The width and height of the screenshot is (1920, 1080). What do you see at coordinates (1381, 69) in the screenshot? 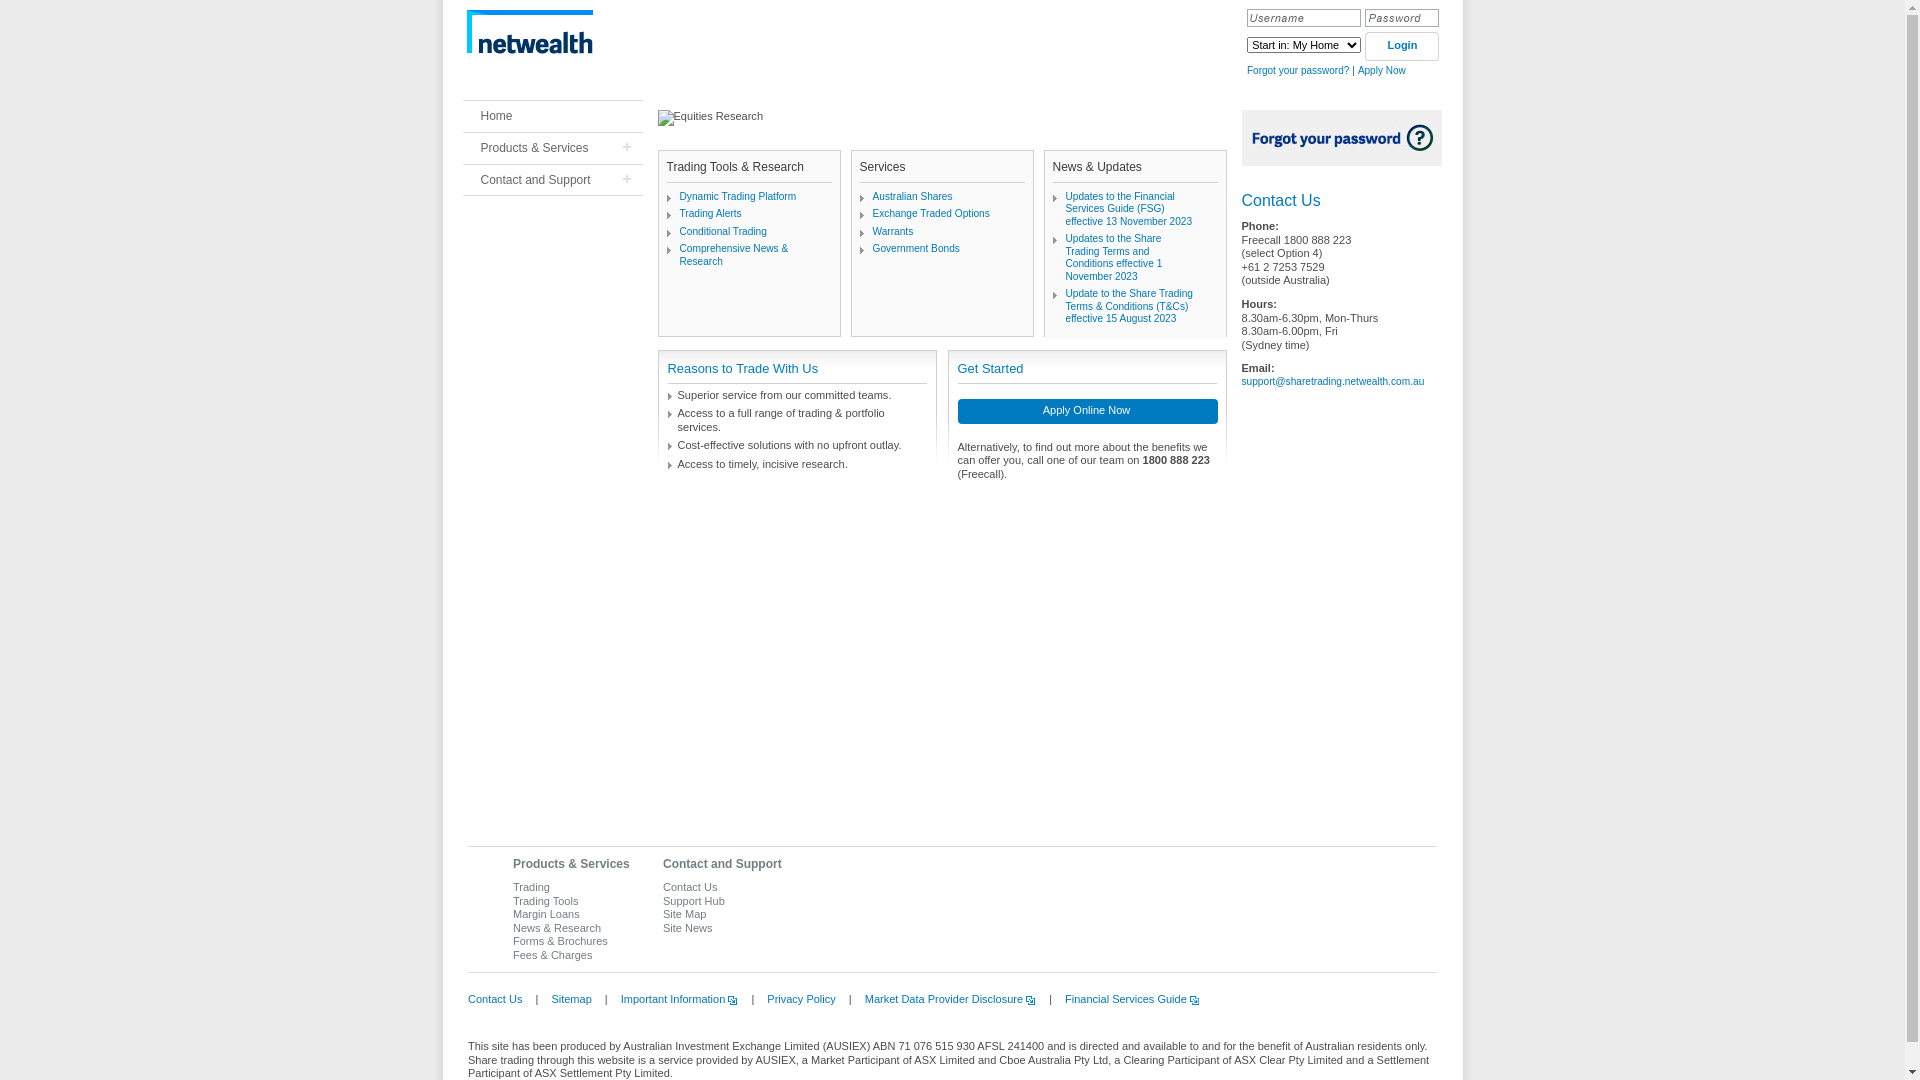
I see `'Apply Now'` at bounding box center [1381, 69].